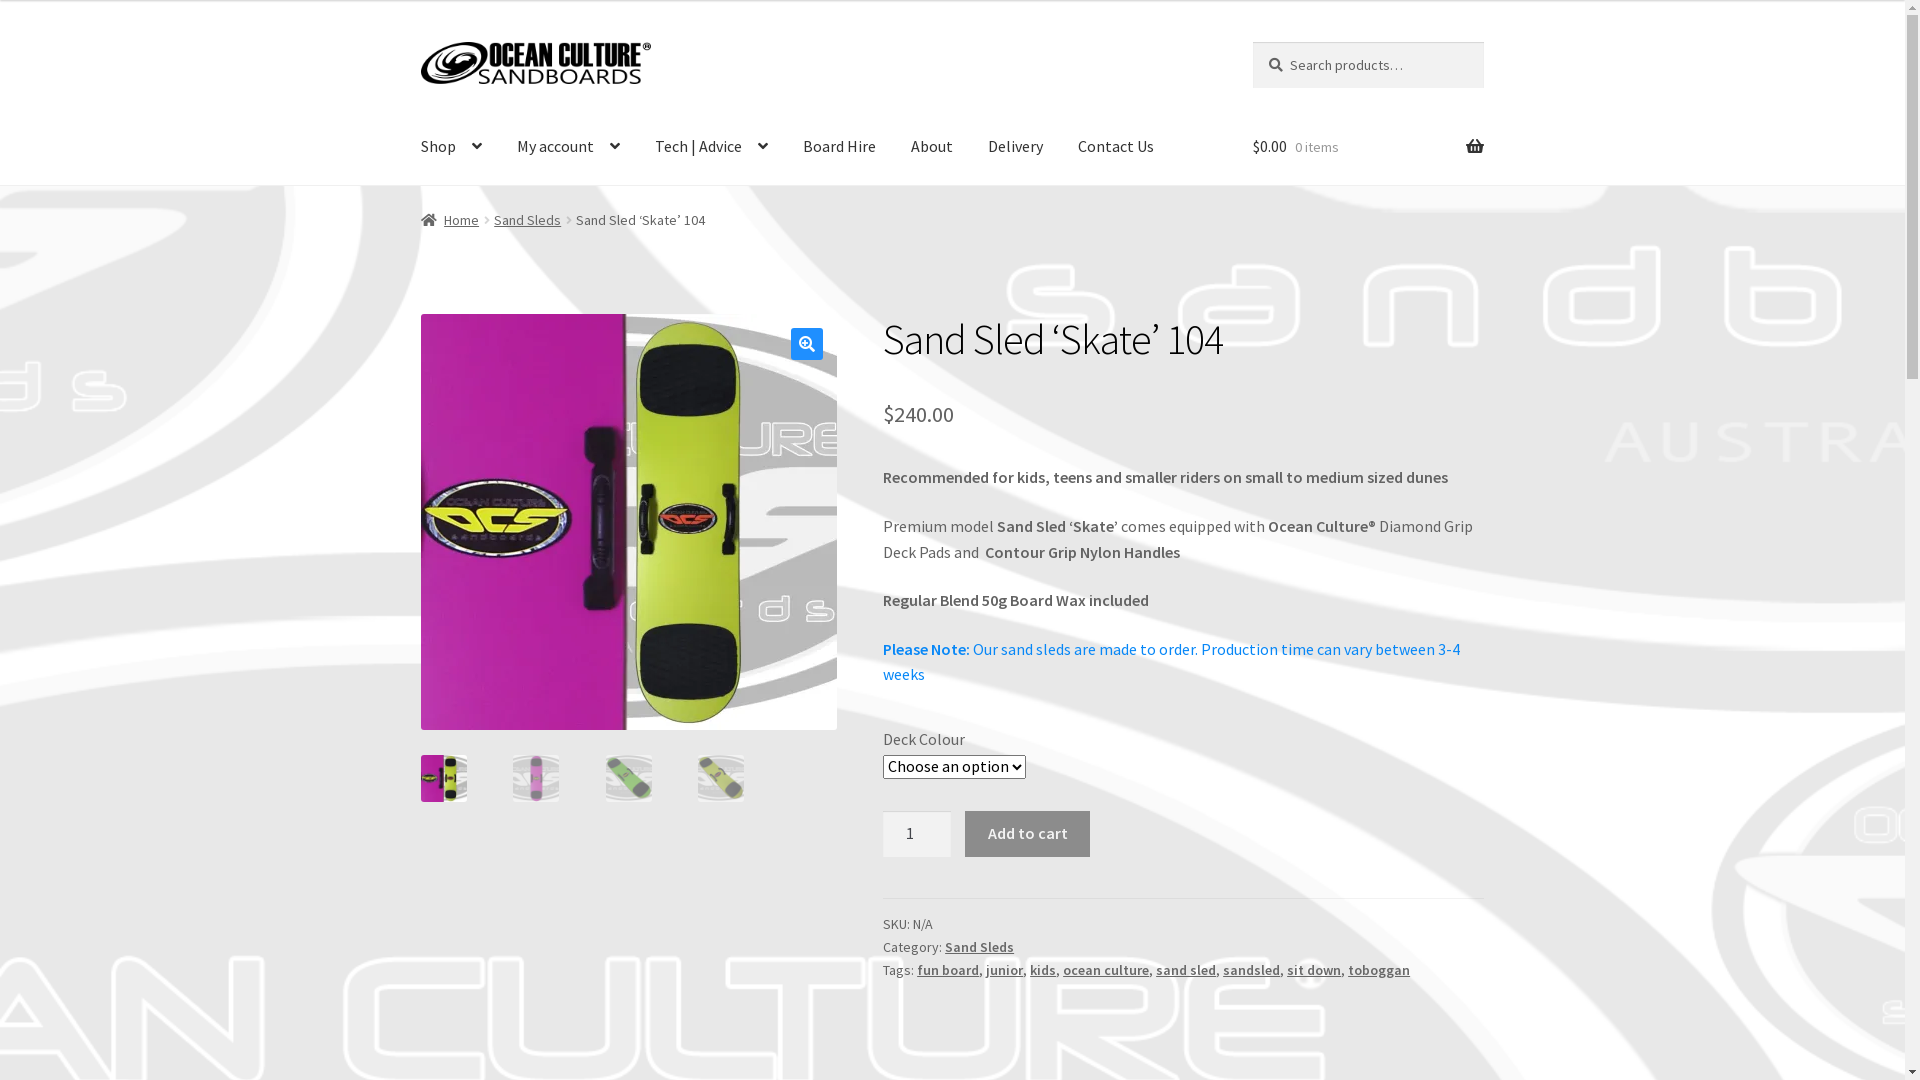 This screenshot has height=1080, width=1920. Describe the element at coordinates (1314, 968) in the screenshot. I see `'sit down'` at that location.